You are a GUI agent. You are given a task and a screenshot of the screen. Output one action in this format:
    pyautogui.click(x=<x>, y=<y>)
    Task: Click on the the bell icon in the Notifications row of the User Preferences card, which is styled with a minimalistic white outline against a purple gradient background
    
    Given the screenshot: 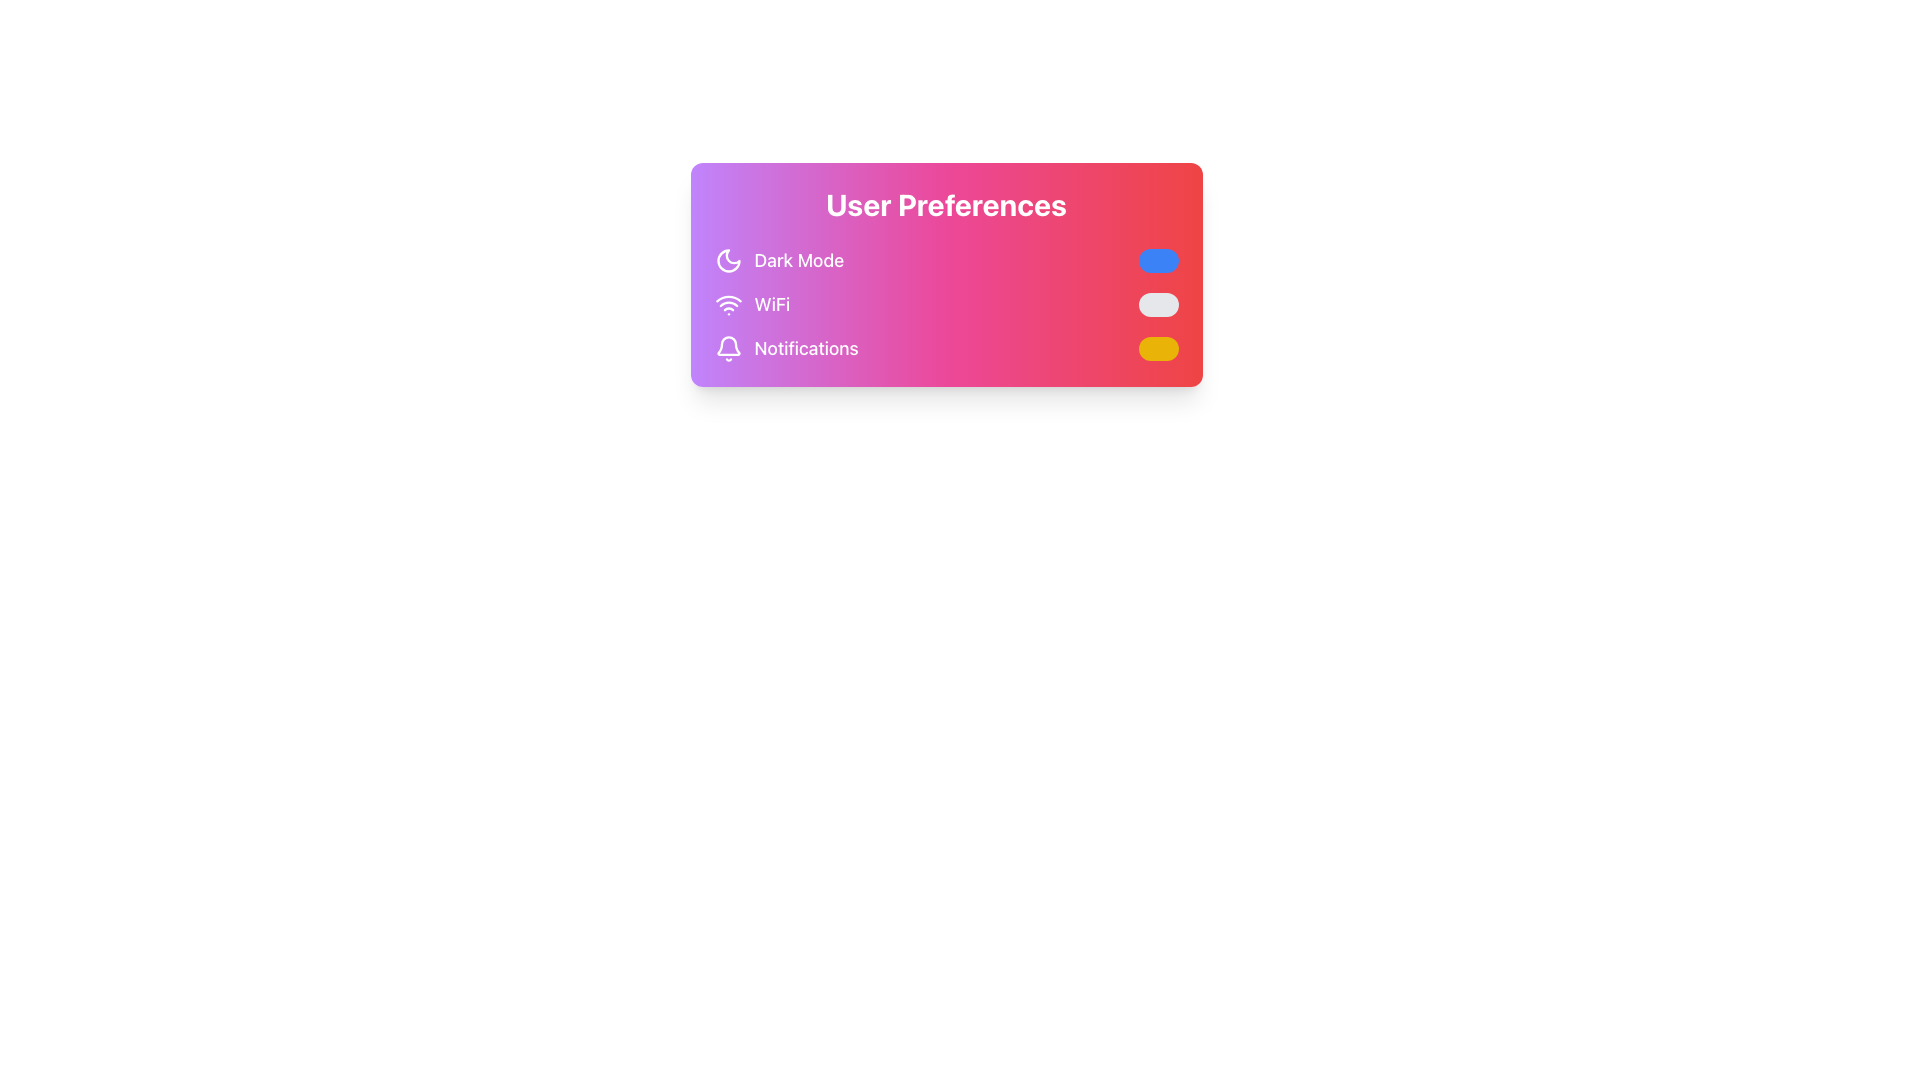 What is the action you would take?
    pyautogui.click(x=727, y=347)
    